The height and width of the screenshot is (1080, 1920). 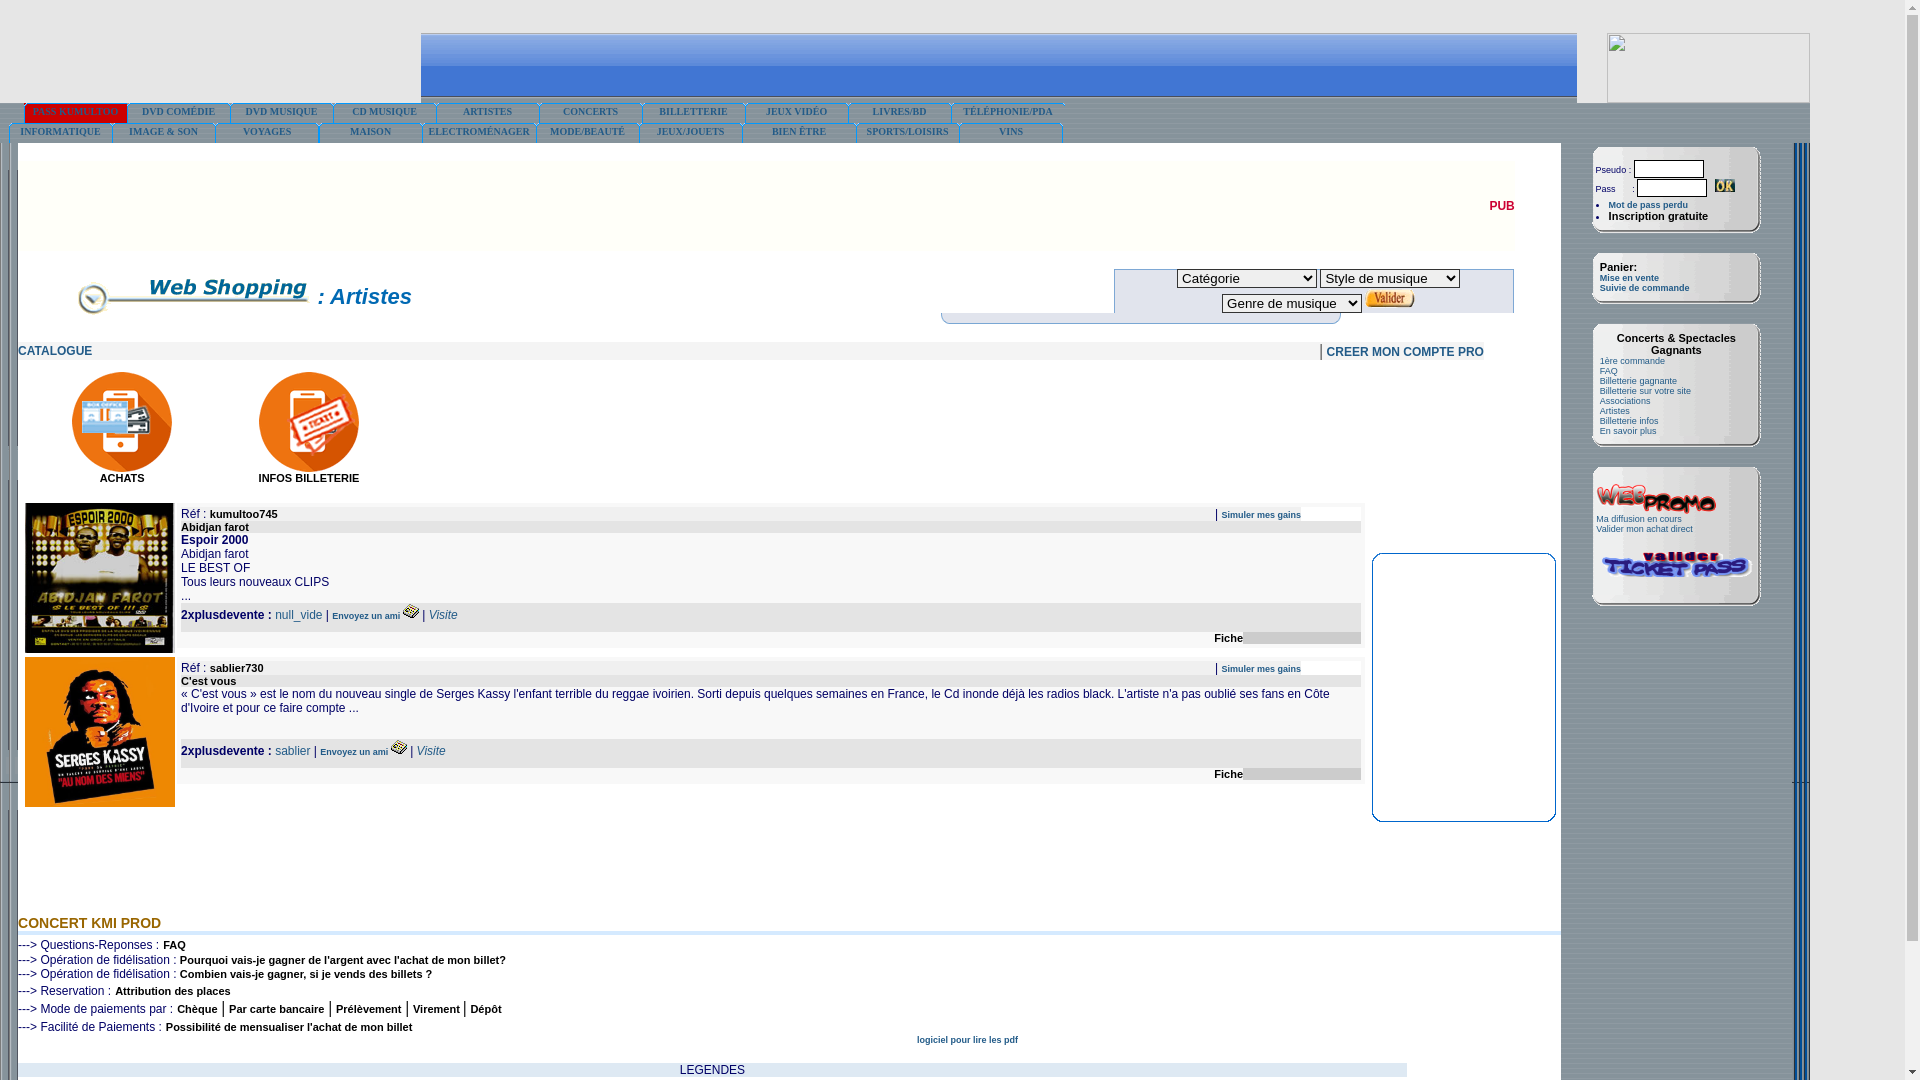 What do you see at coordinates (280, 112) in the screenshot?
I see `'DVD MUSIQUE'` at bounding box center [280, 112].